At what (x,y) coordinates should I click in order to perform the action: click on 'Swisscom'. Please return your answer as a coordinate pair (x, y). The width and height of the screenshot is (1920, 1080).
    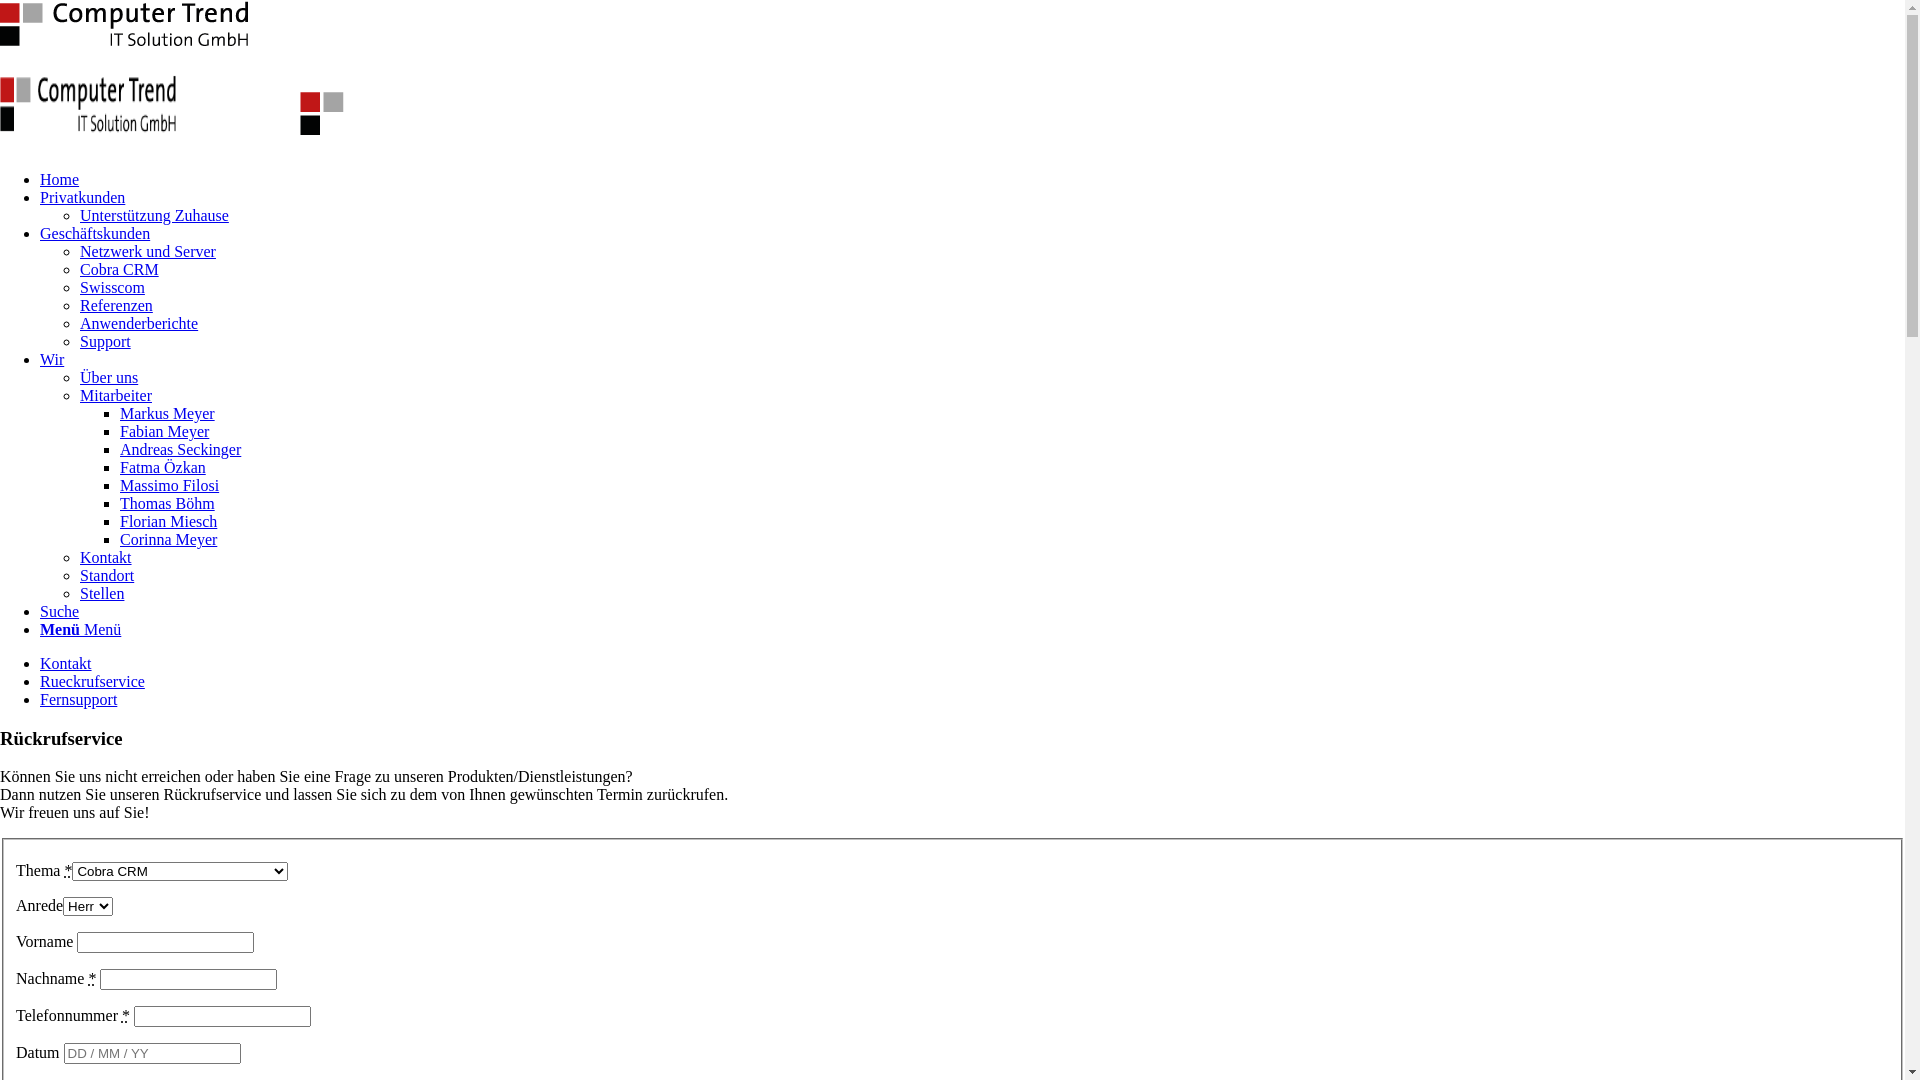
    Looking at the image, I should click on (111, 287).